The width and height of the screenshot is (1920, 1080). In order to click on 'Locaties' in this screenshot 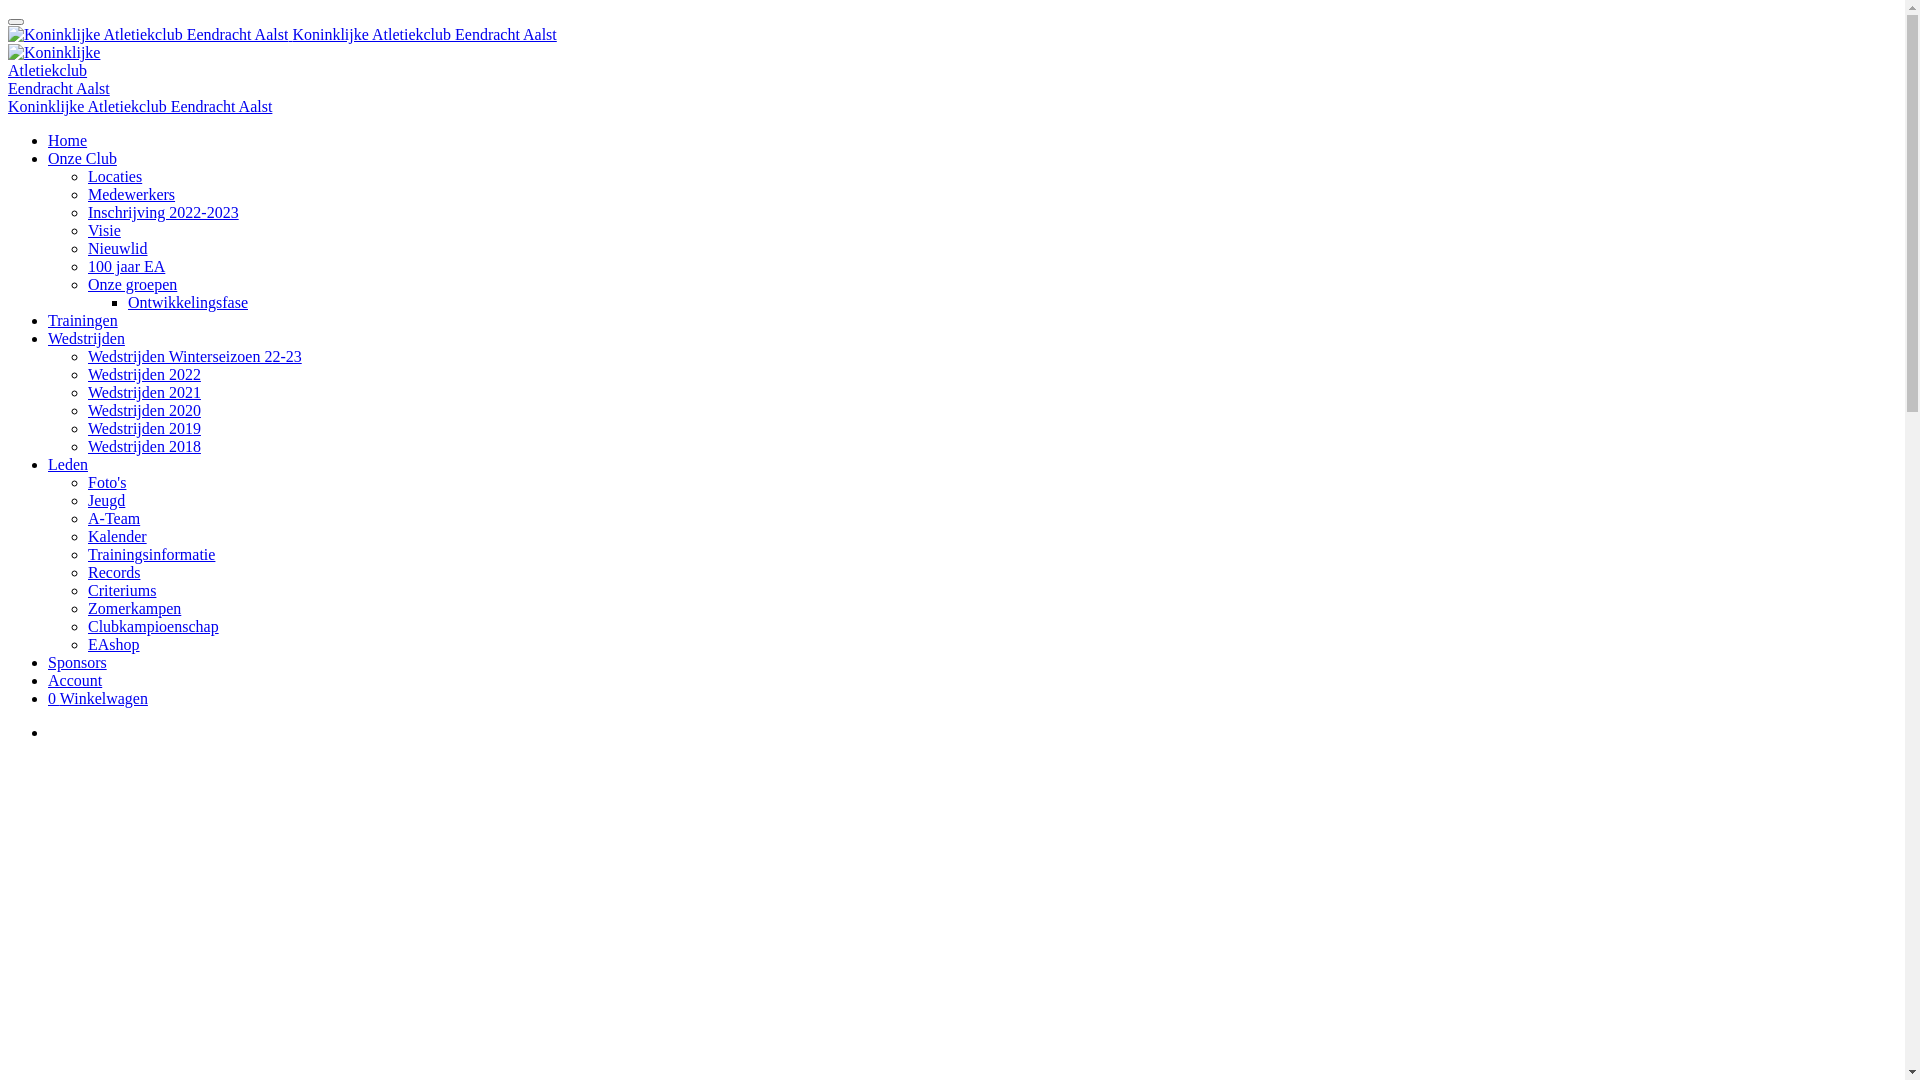, I will do `click(86, 175)`.